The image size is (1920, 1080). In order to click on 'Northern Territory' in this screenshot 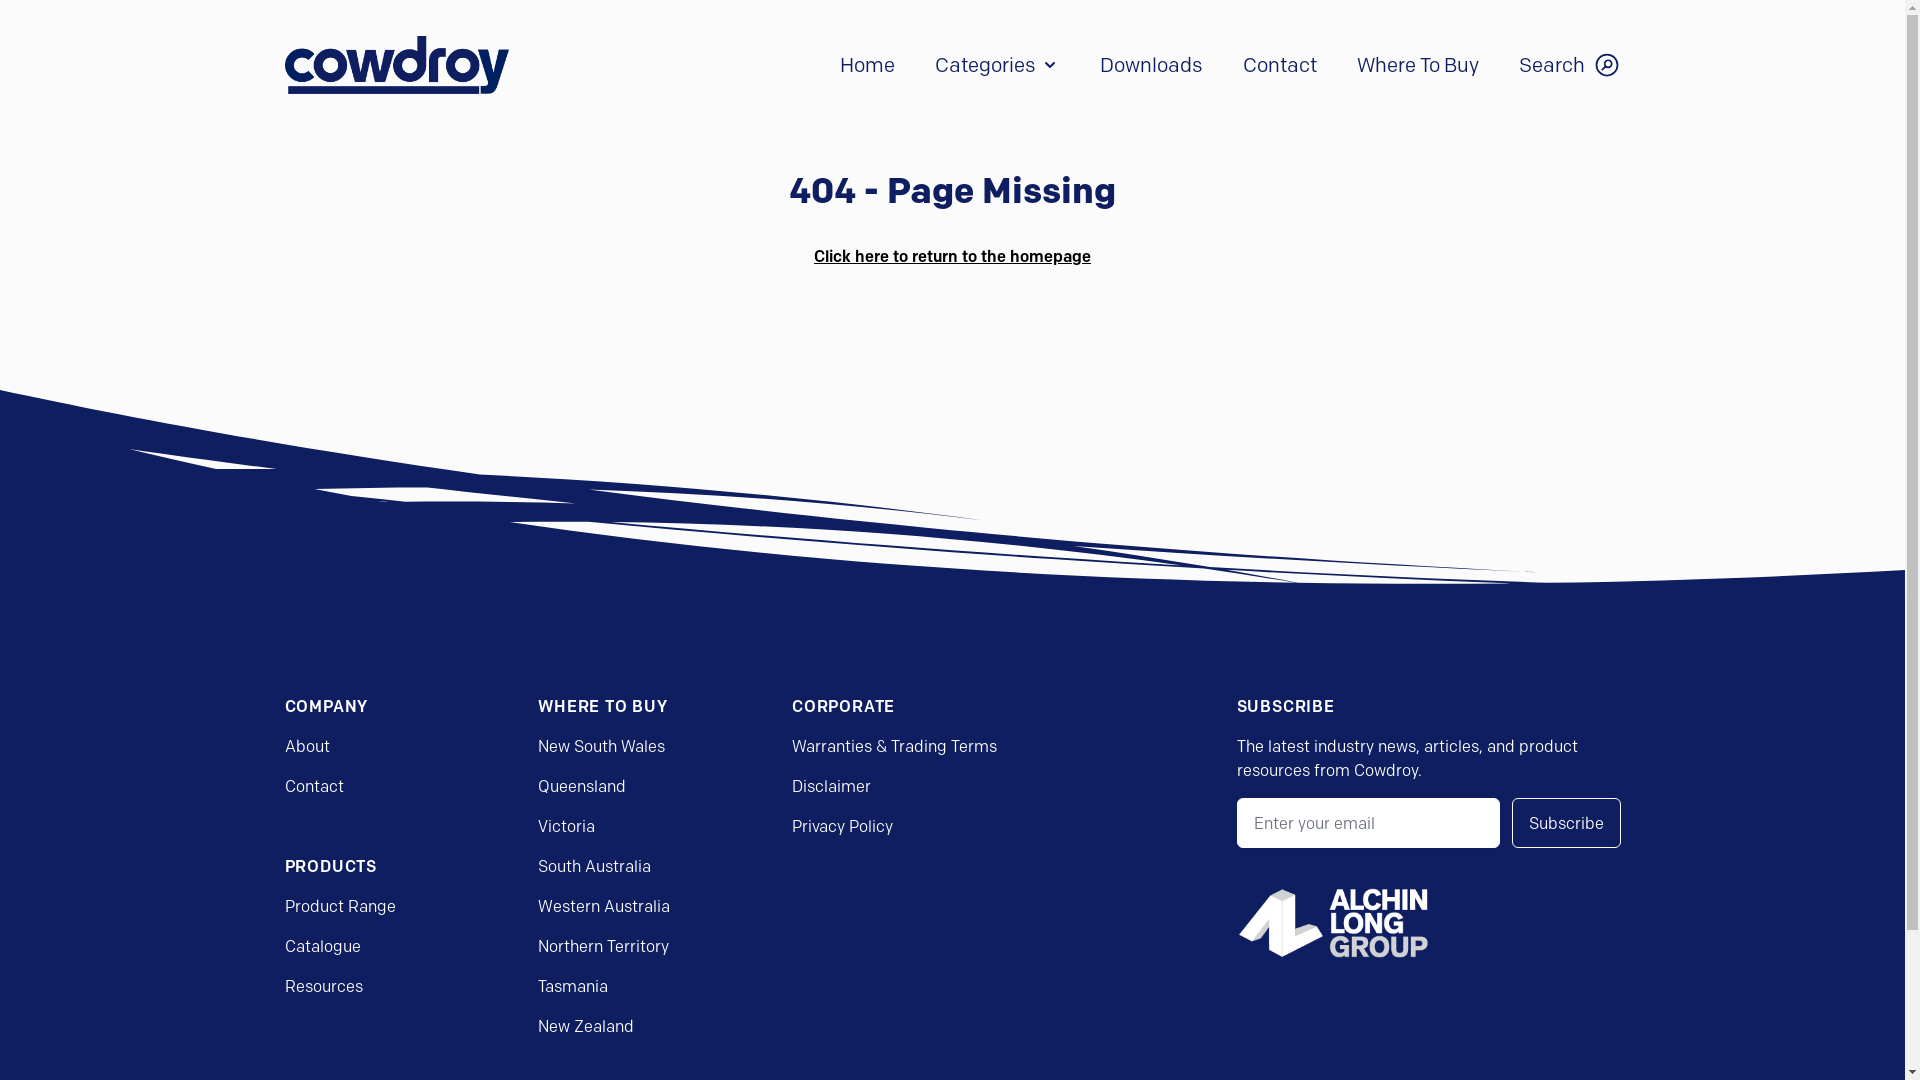, I will do `click(602, 945)`.